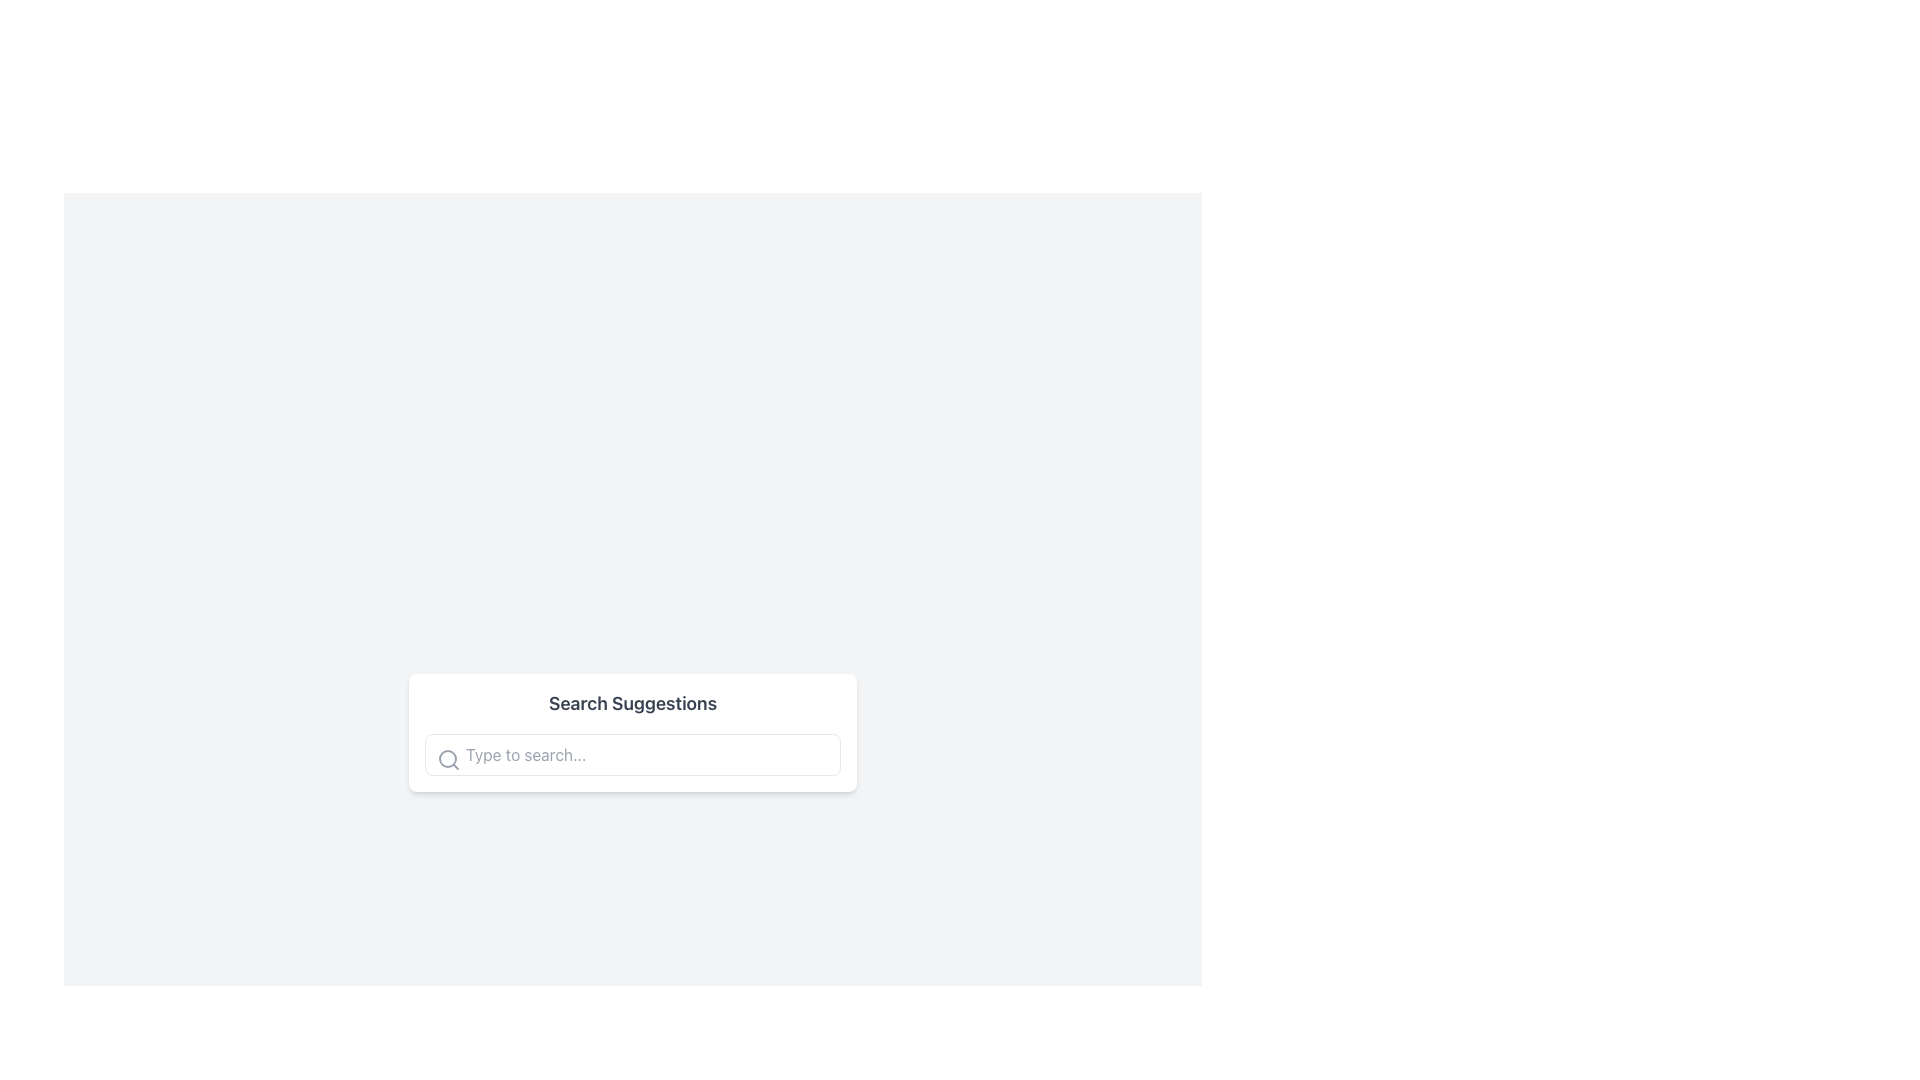  Describe the element at coordinates (446, 759) in the screenshot. I see `the small circular shape inside the magnifying glass icon, which is centered near the handle of the icon in the search bar interface` at that location.